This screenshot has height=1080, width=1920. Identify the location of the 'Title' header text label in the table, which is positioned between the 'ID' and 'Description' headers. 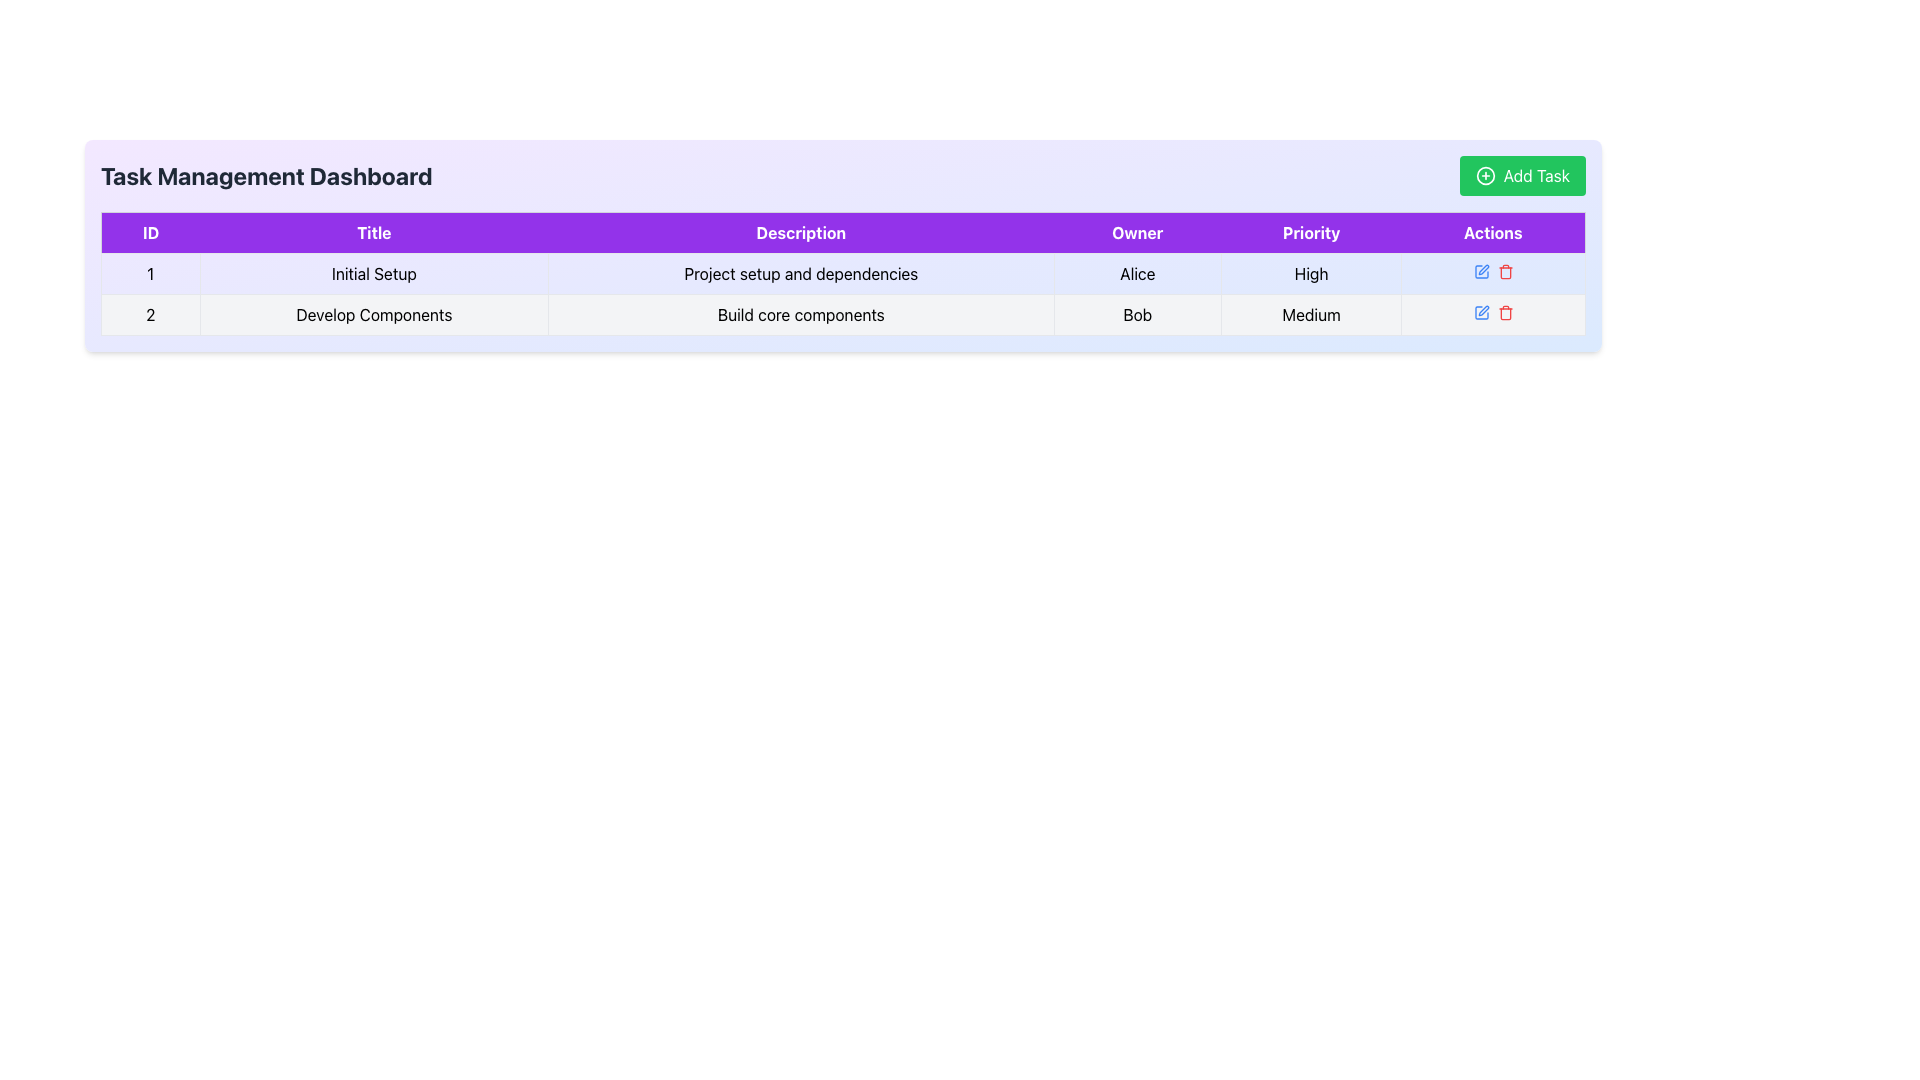
(374, 231).